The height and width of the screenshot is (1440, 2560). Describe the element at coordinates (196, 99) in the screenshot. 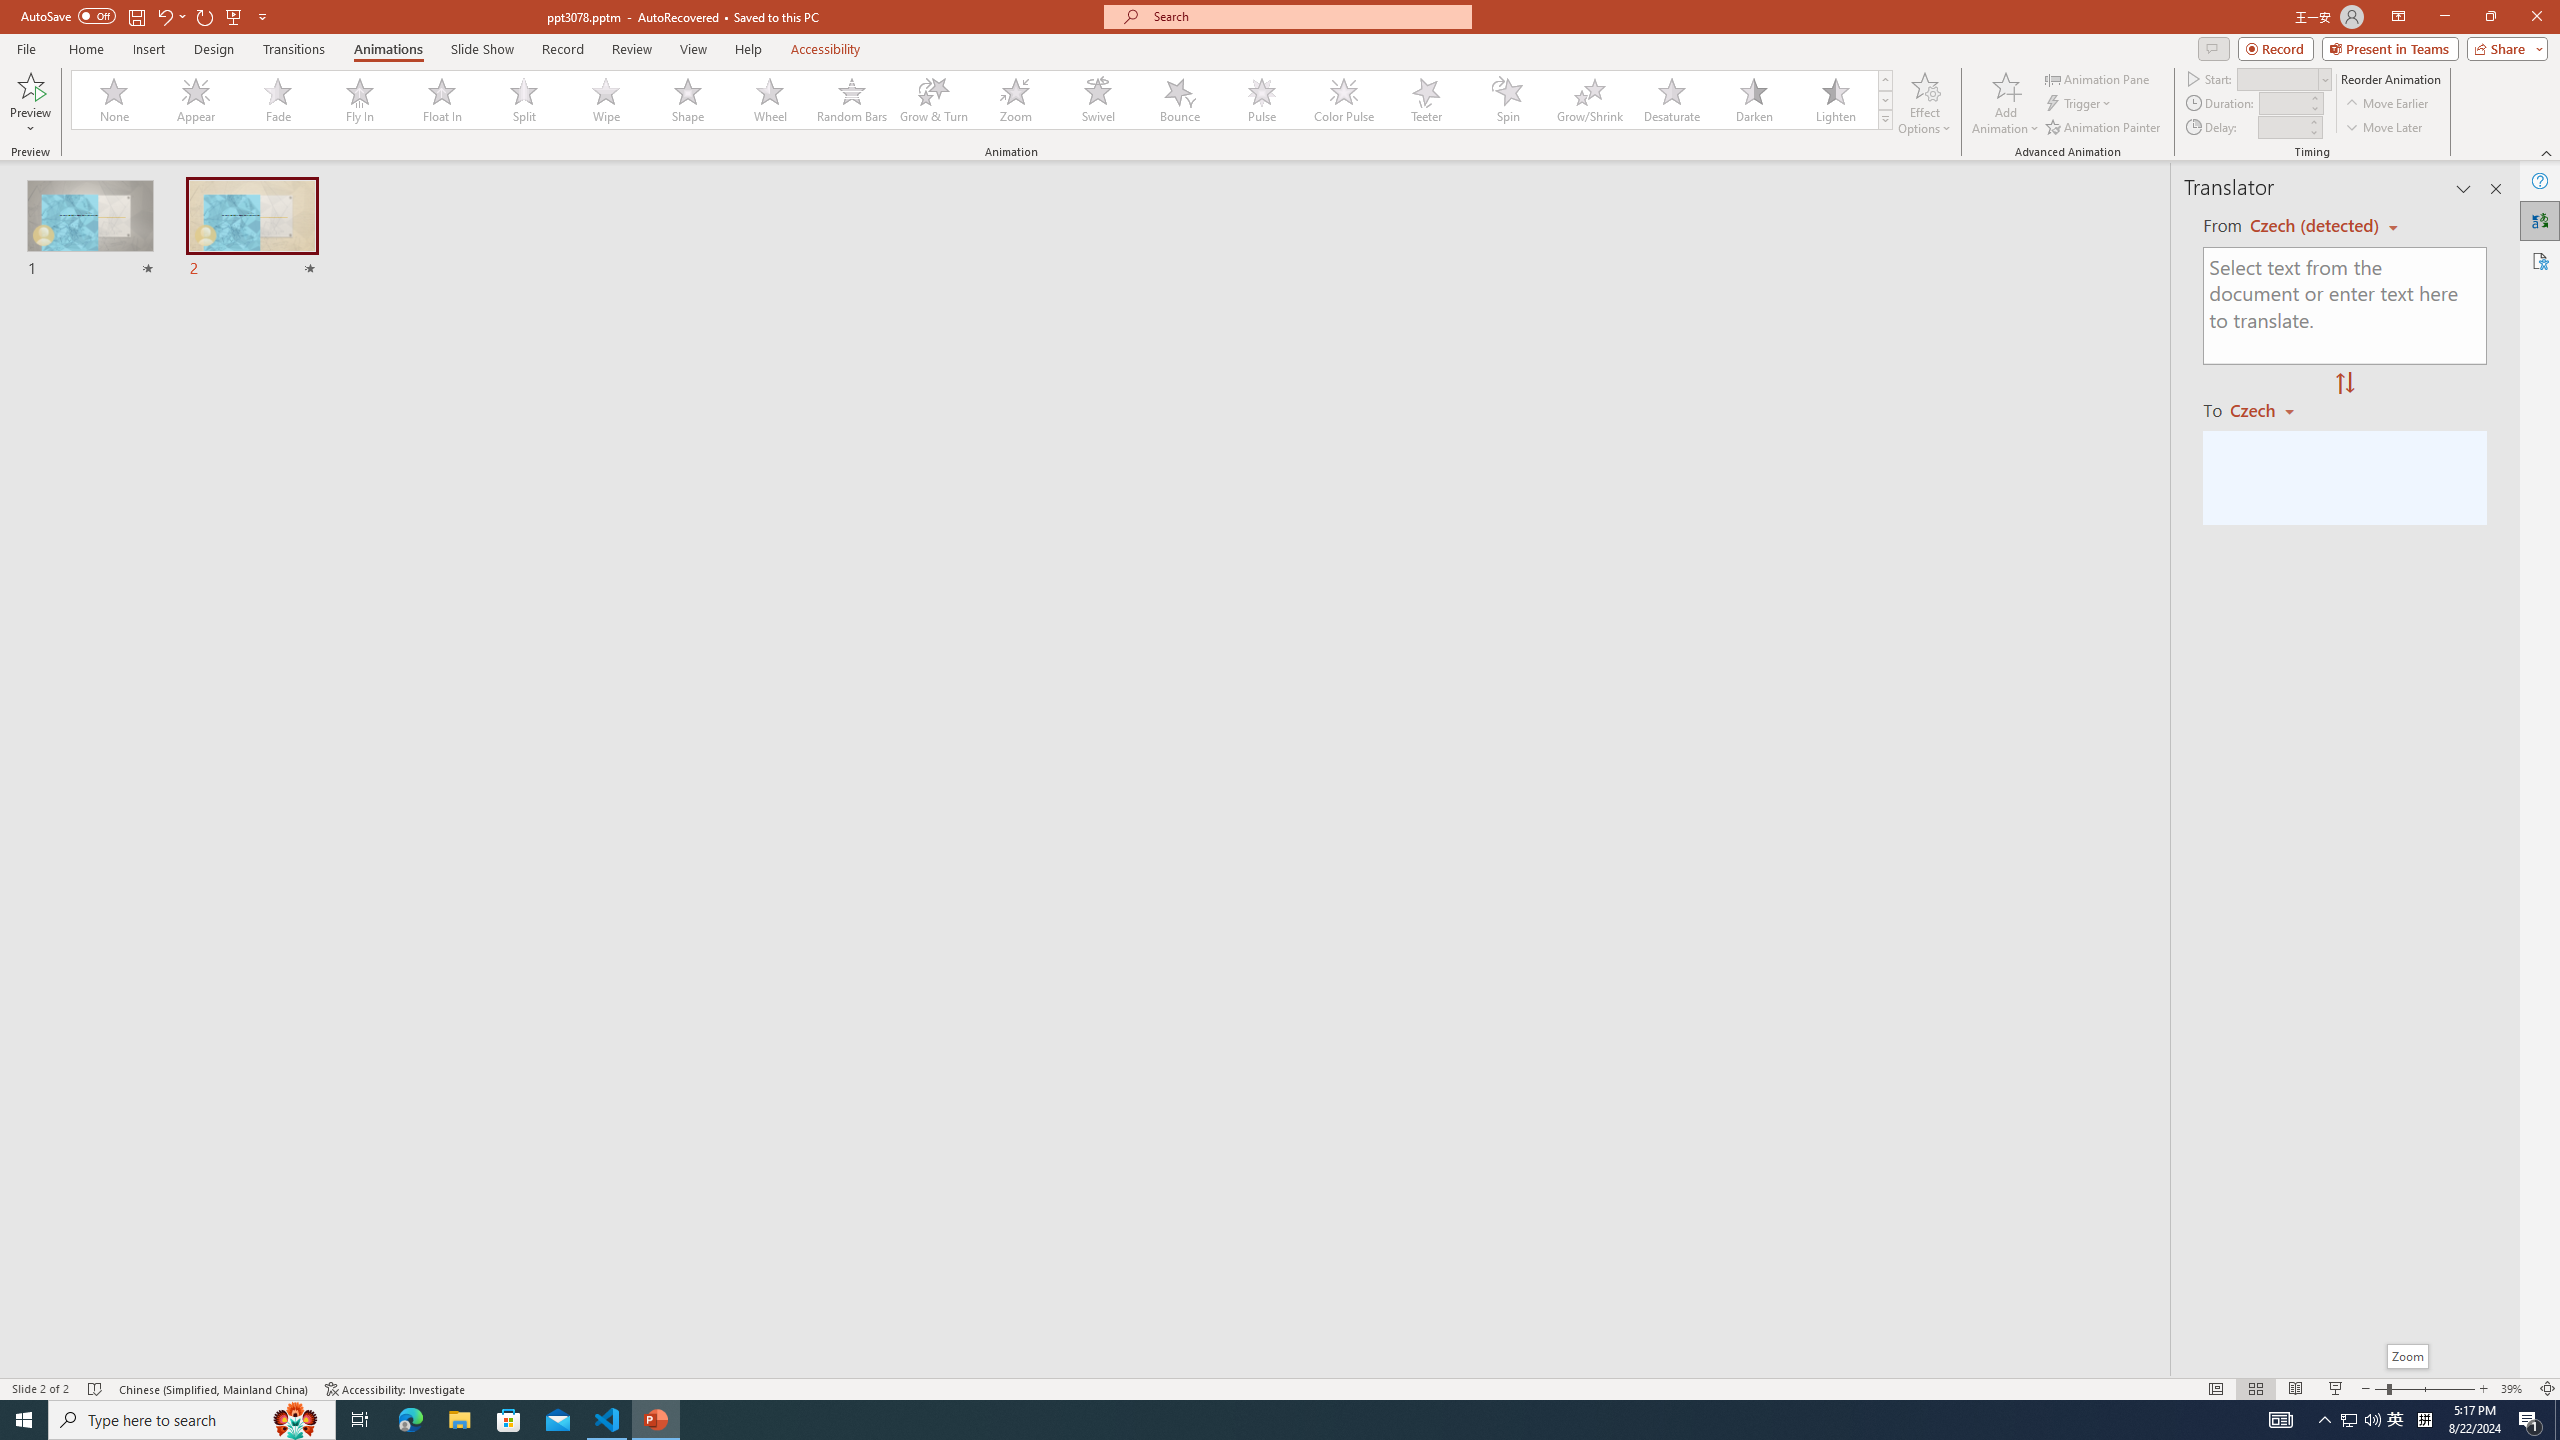

I see `'Appear'` at that location.